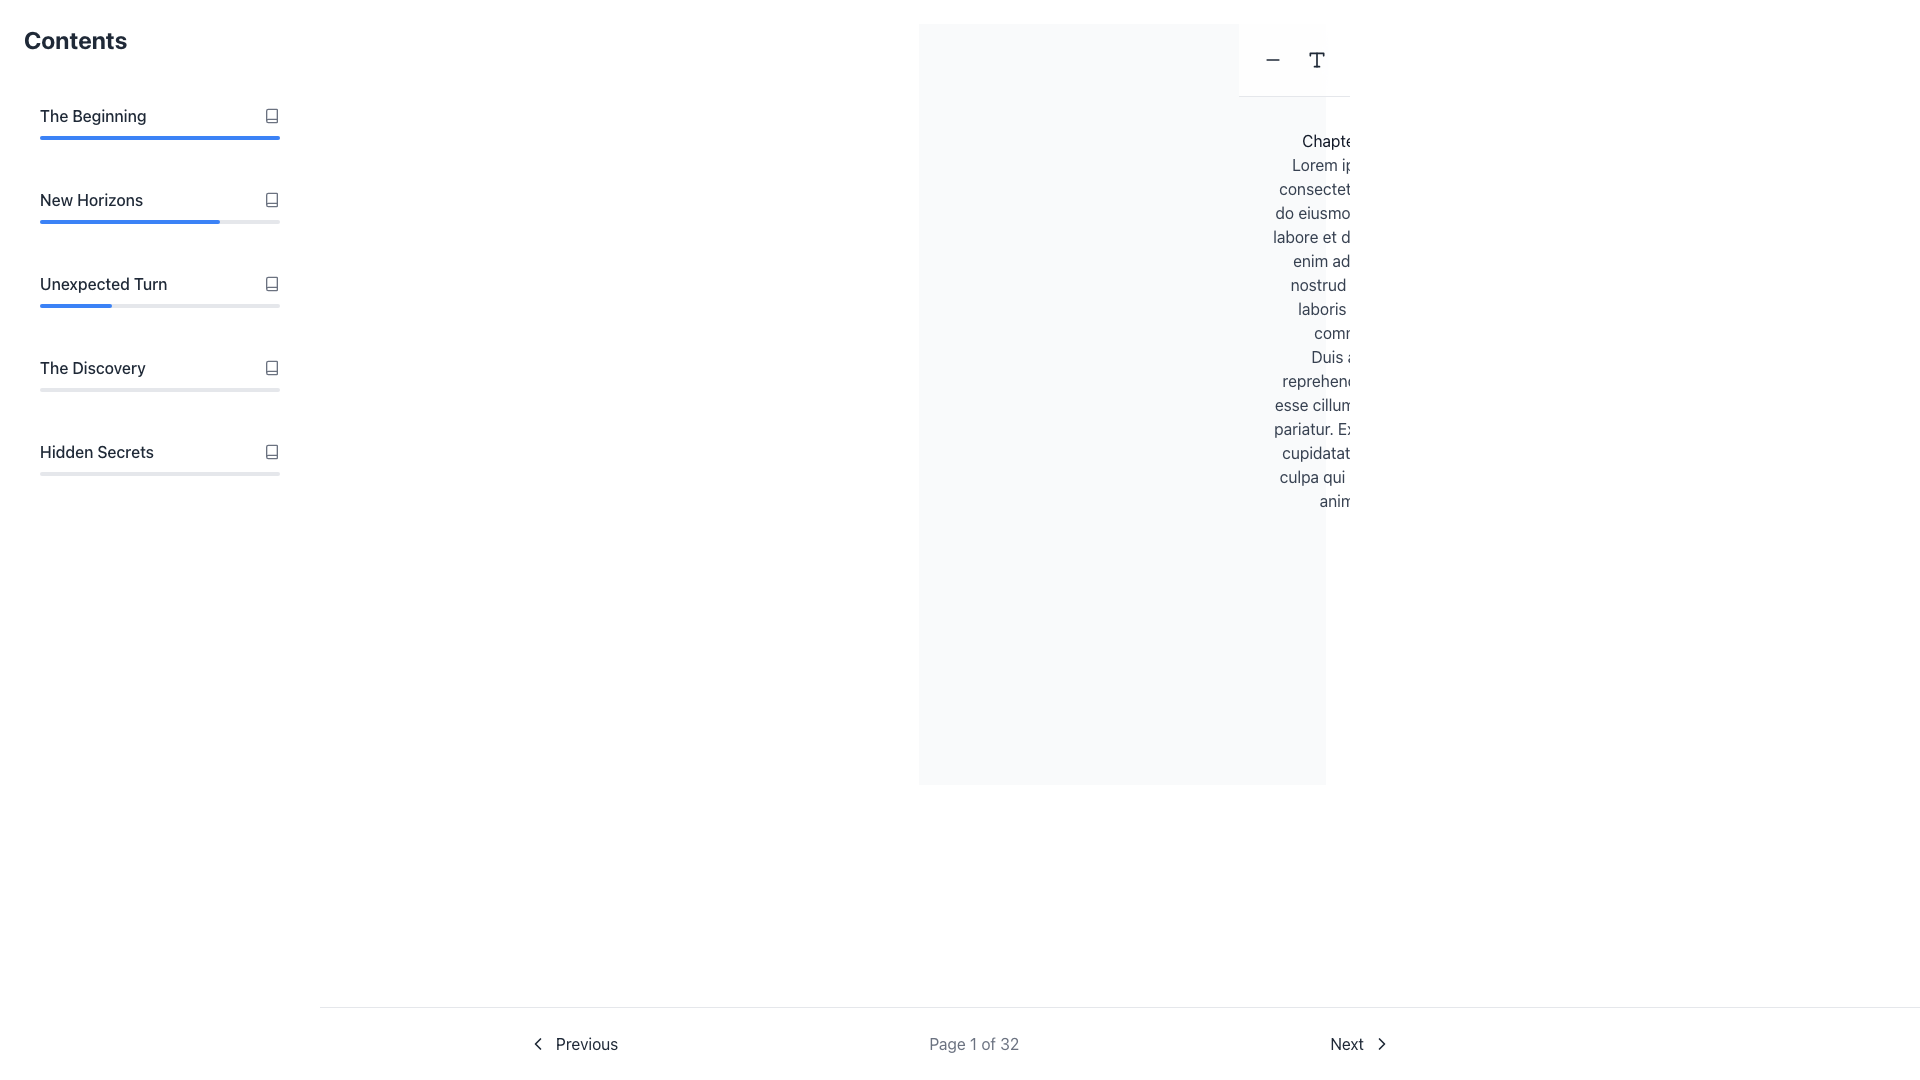 The width and height of the screenshot is (1920, 1080). What do you see at coordinates (158, 289) in the screenshot?
I see `the interactive list item labeled 'Unexpected Turn' which includes a book icon and a progress bar indicating 30% progression` at bounding box center [158, 289].